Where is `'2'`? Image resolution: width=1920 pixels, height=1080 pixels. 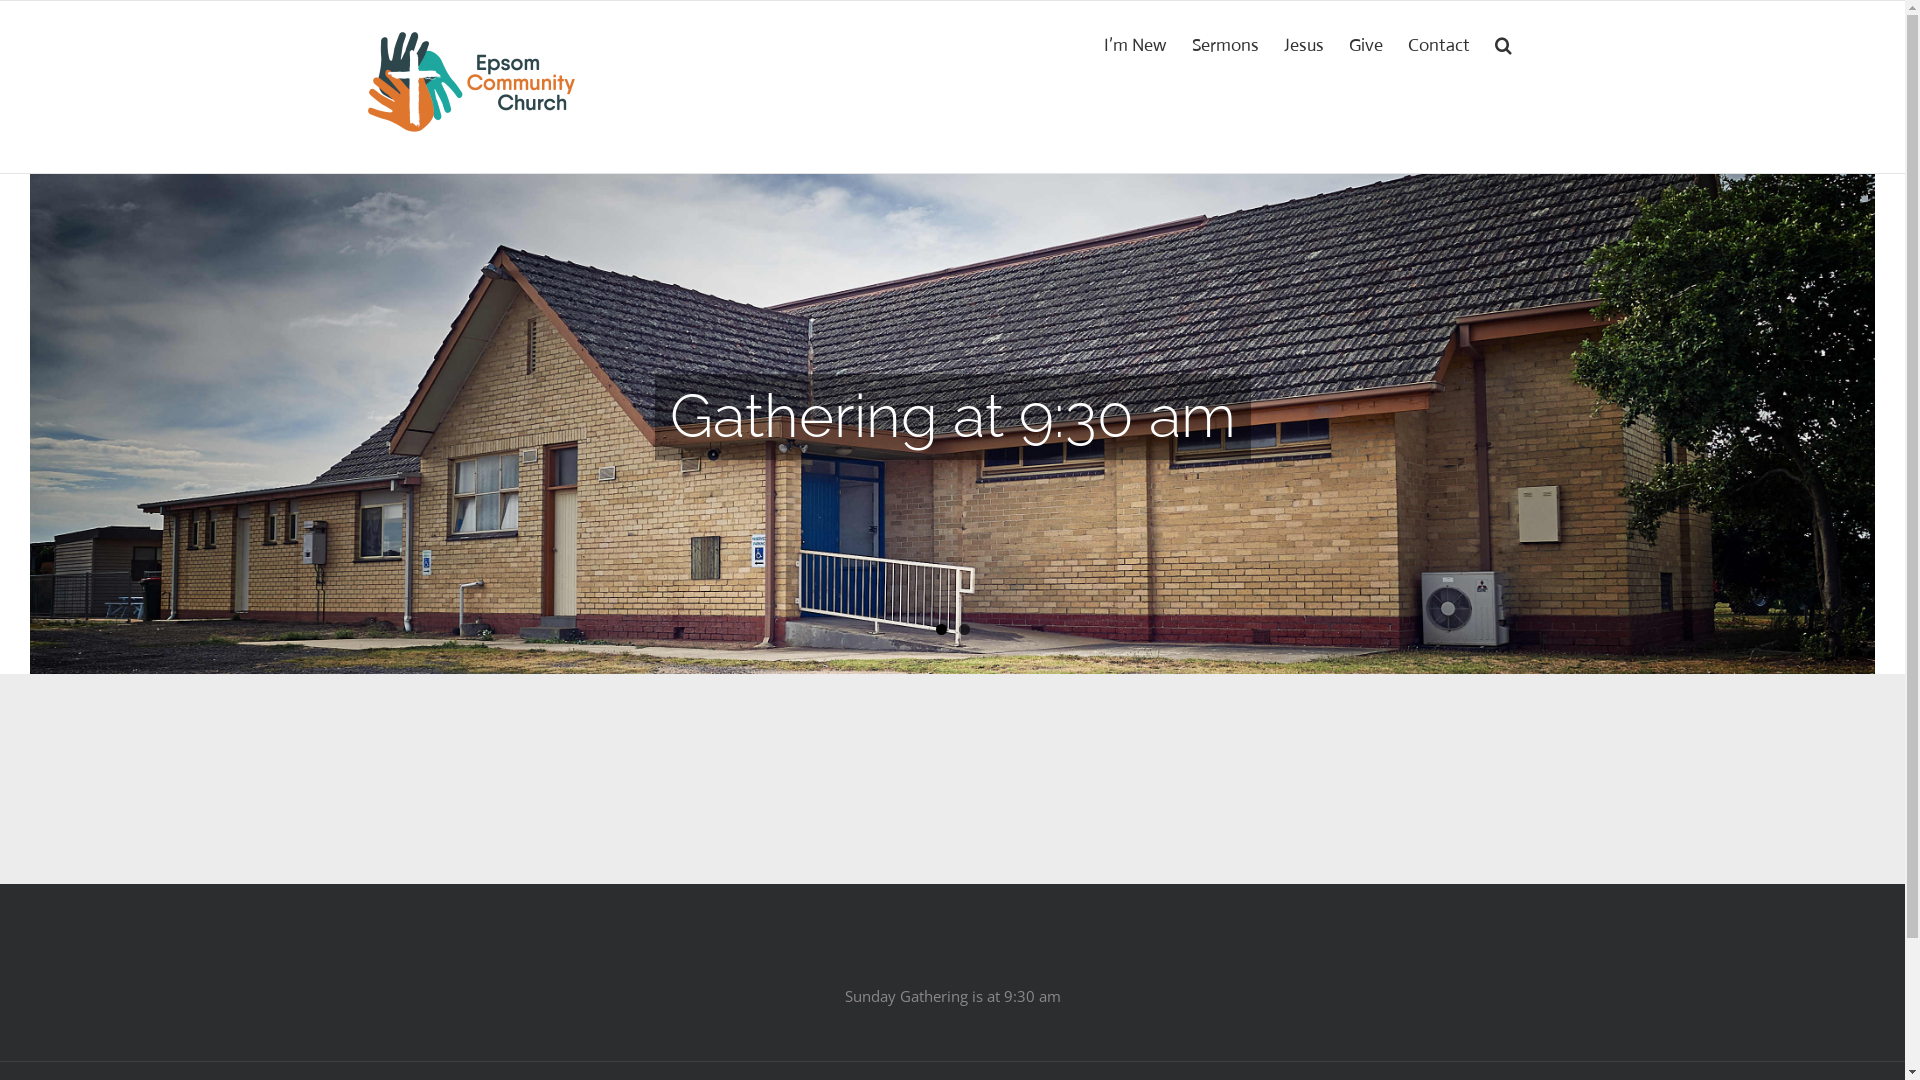
'2' is located at coordinates (963, 628).